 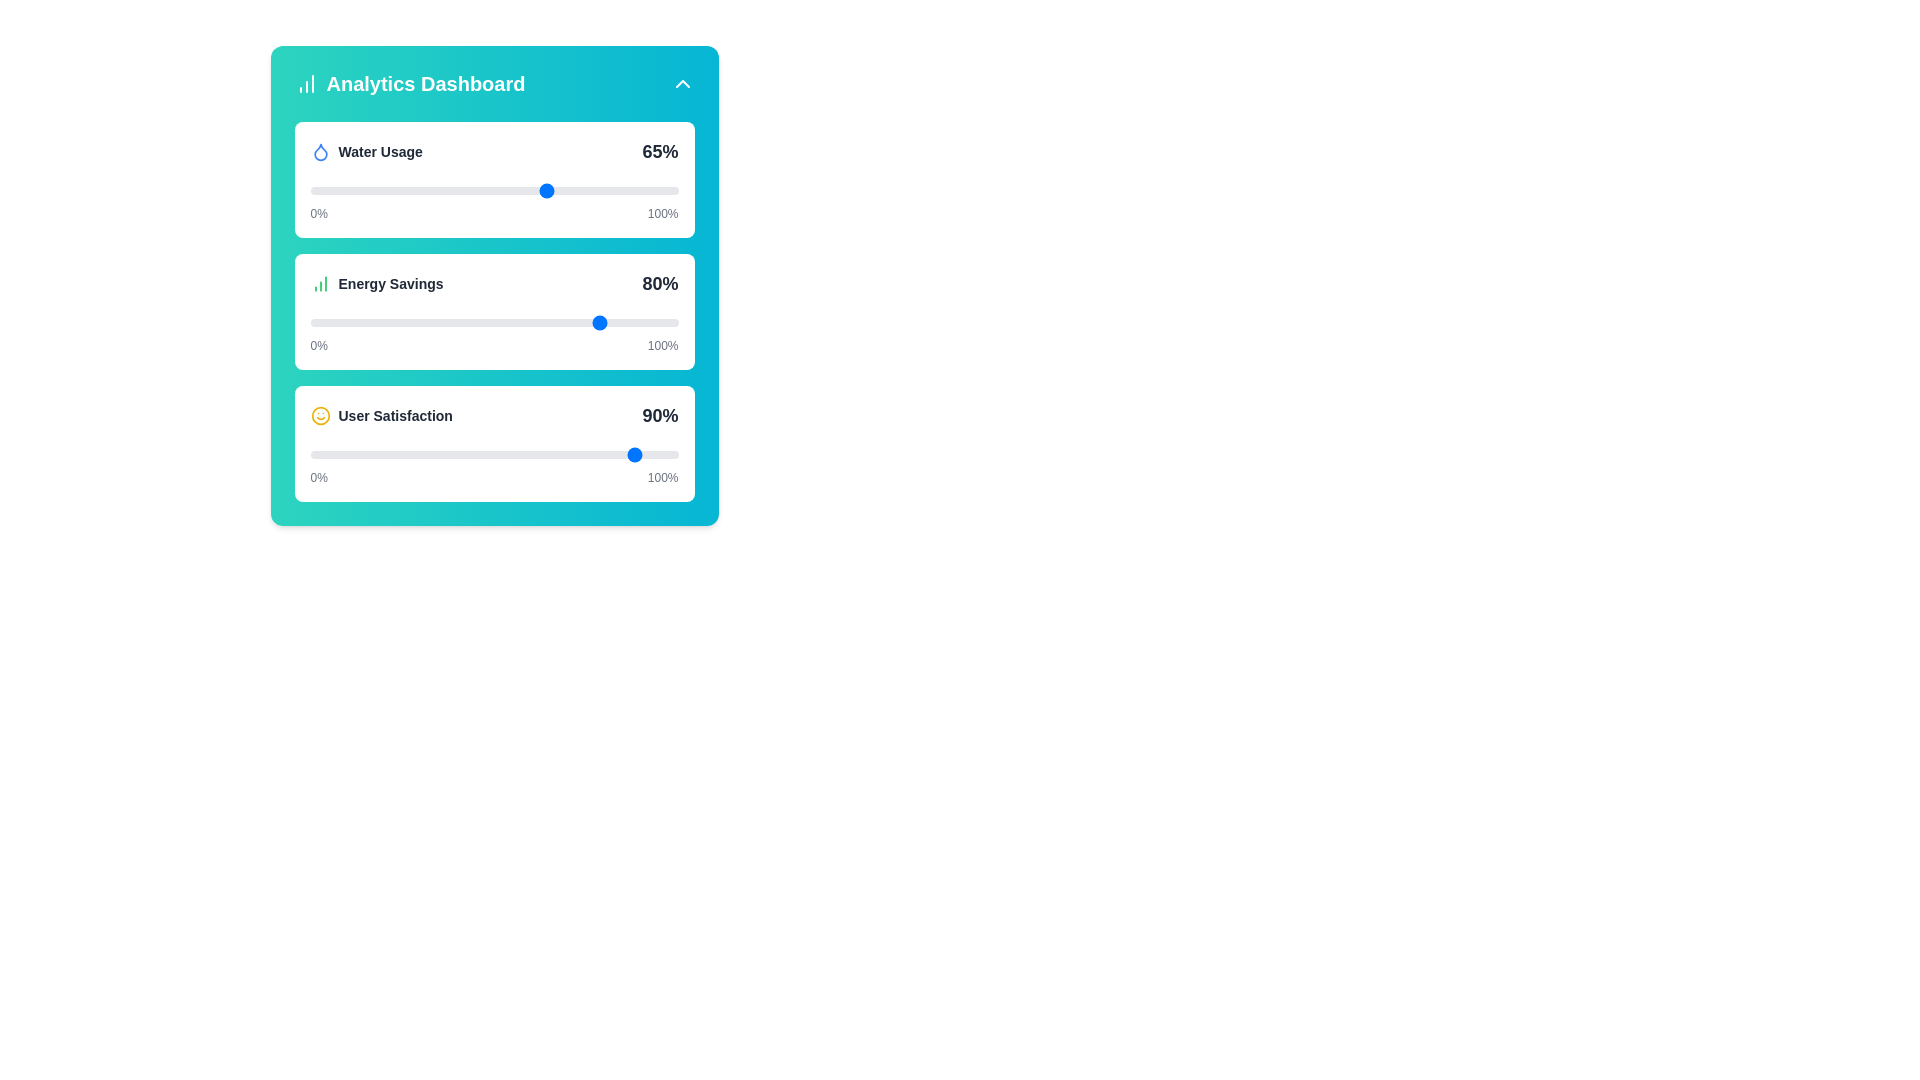 What do you see at coordinates (318, 213) in the screenshot?
I see `the label that indicates the minimum value of the progress bar, located at the left edge of the section beneath the 'Water Usage' metric` at bounding box center [318, 213].